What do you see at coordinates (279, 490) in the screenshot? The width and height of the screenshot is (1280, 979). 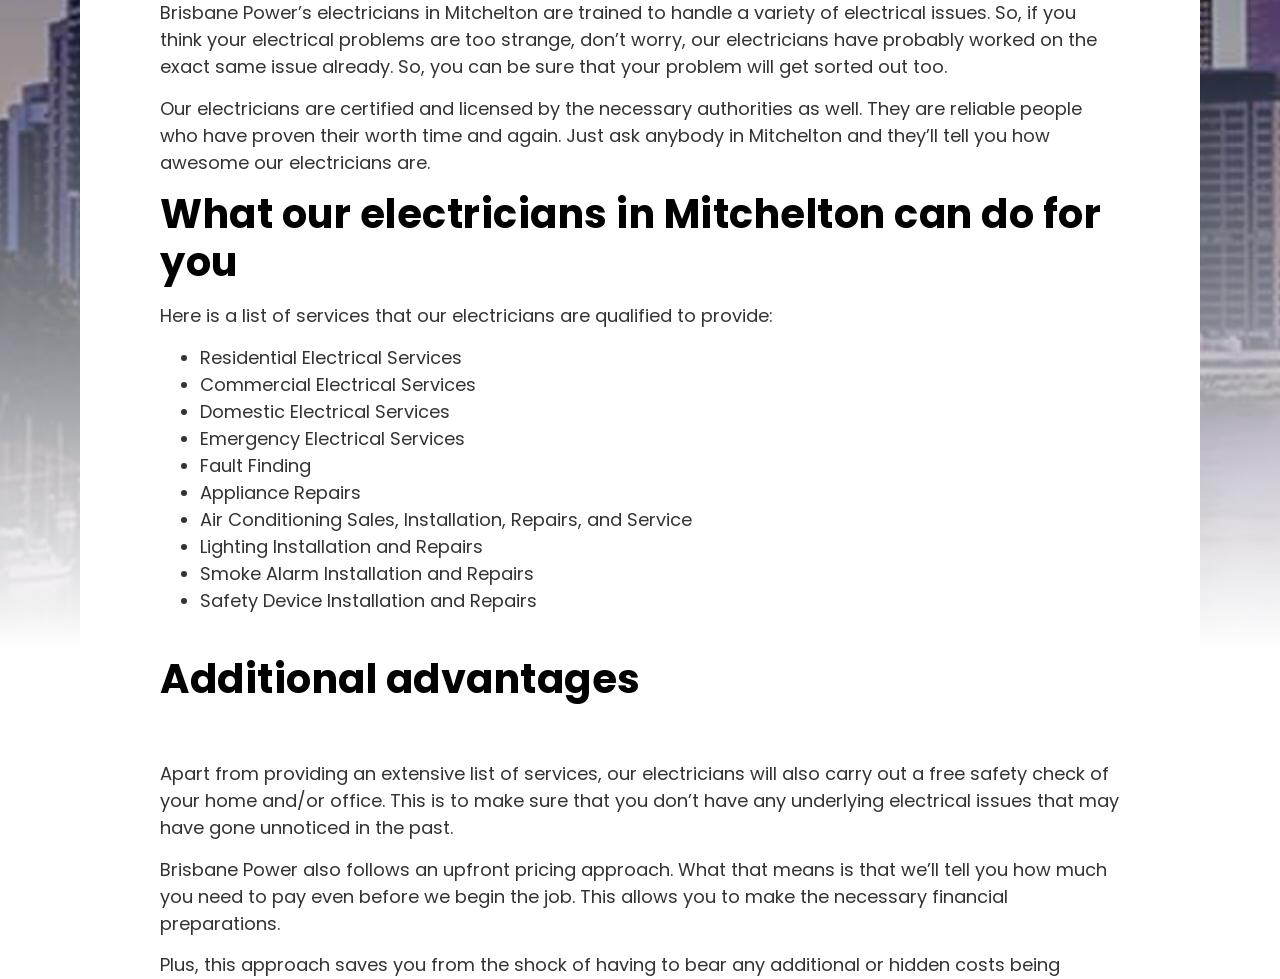 I see `'Appliance Repairs'` at bounding box center [279, 490].